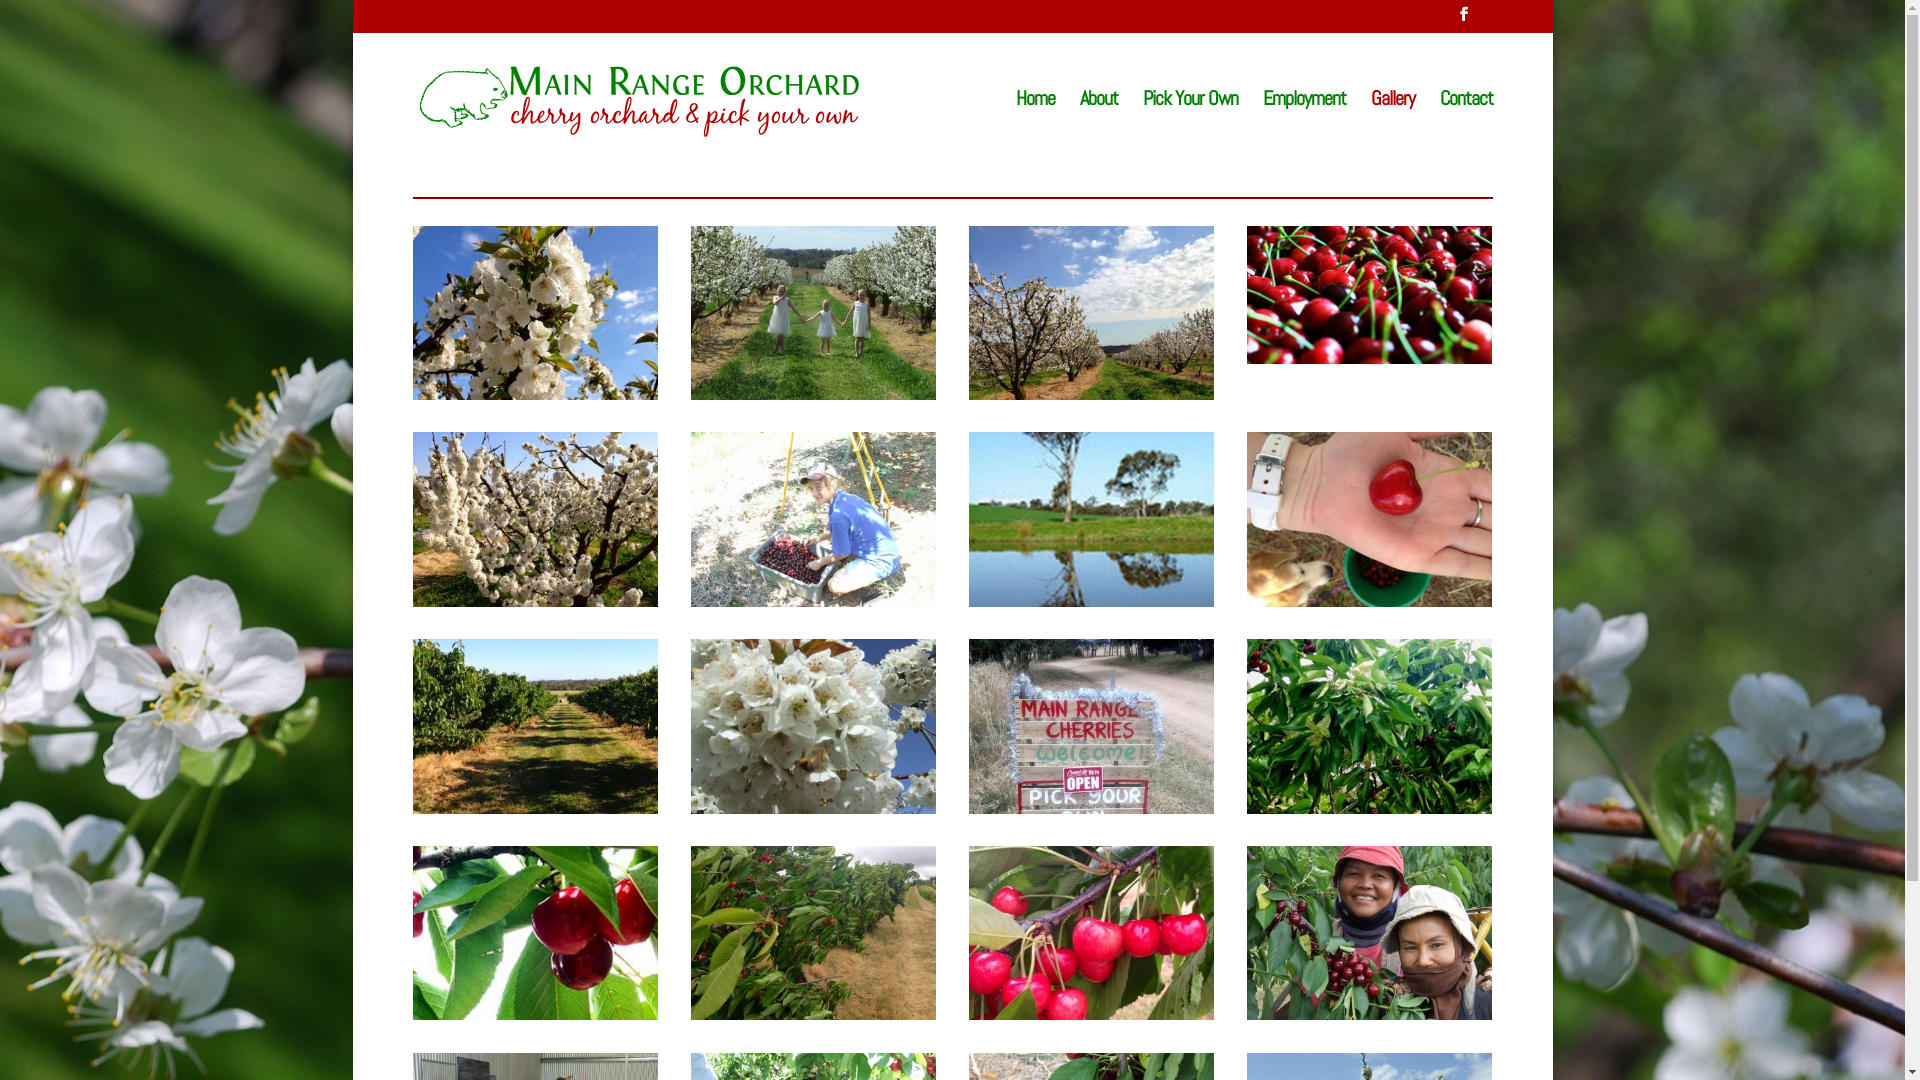  What do you see at coordinates (1016, 126) in the screenshot?
I see `'Home'` at bounding box center [1016, 126].